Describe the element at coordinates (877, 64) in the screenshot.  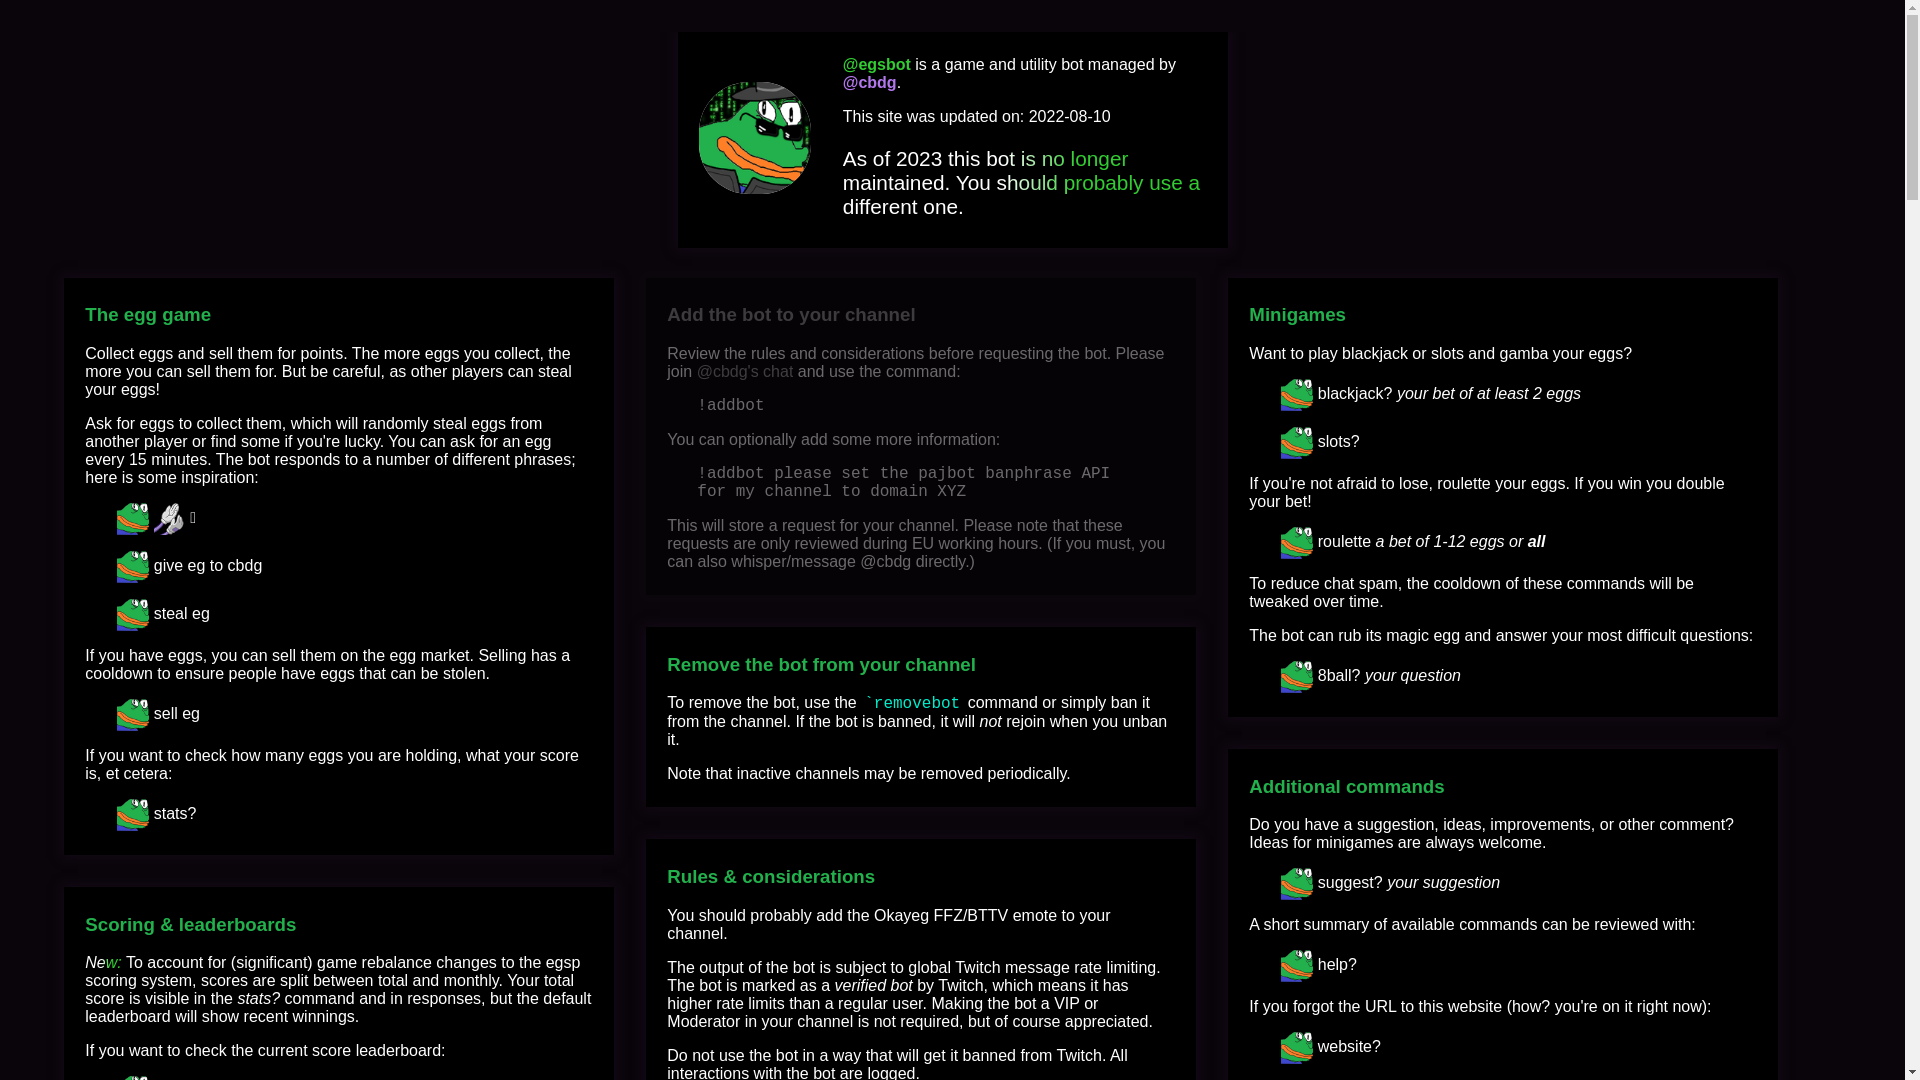
I see `'@egsbot'` at that location.